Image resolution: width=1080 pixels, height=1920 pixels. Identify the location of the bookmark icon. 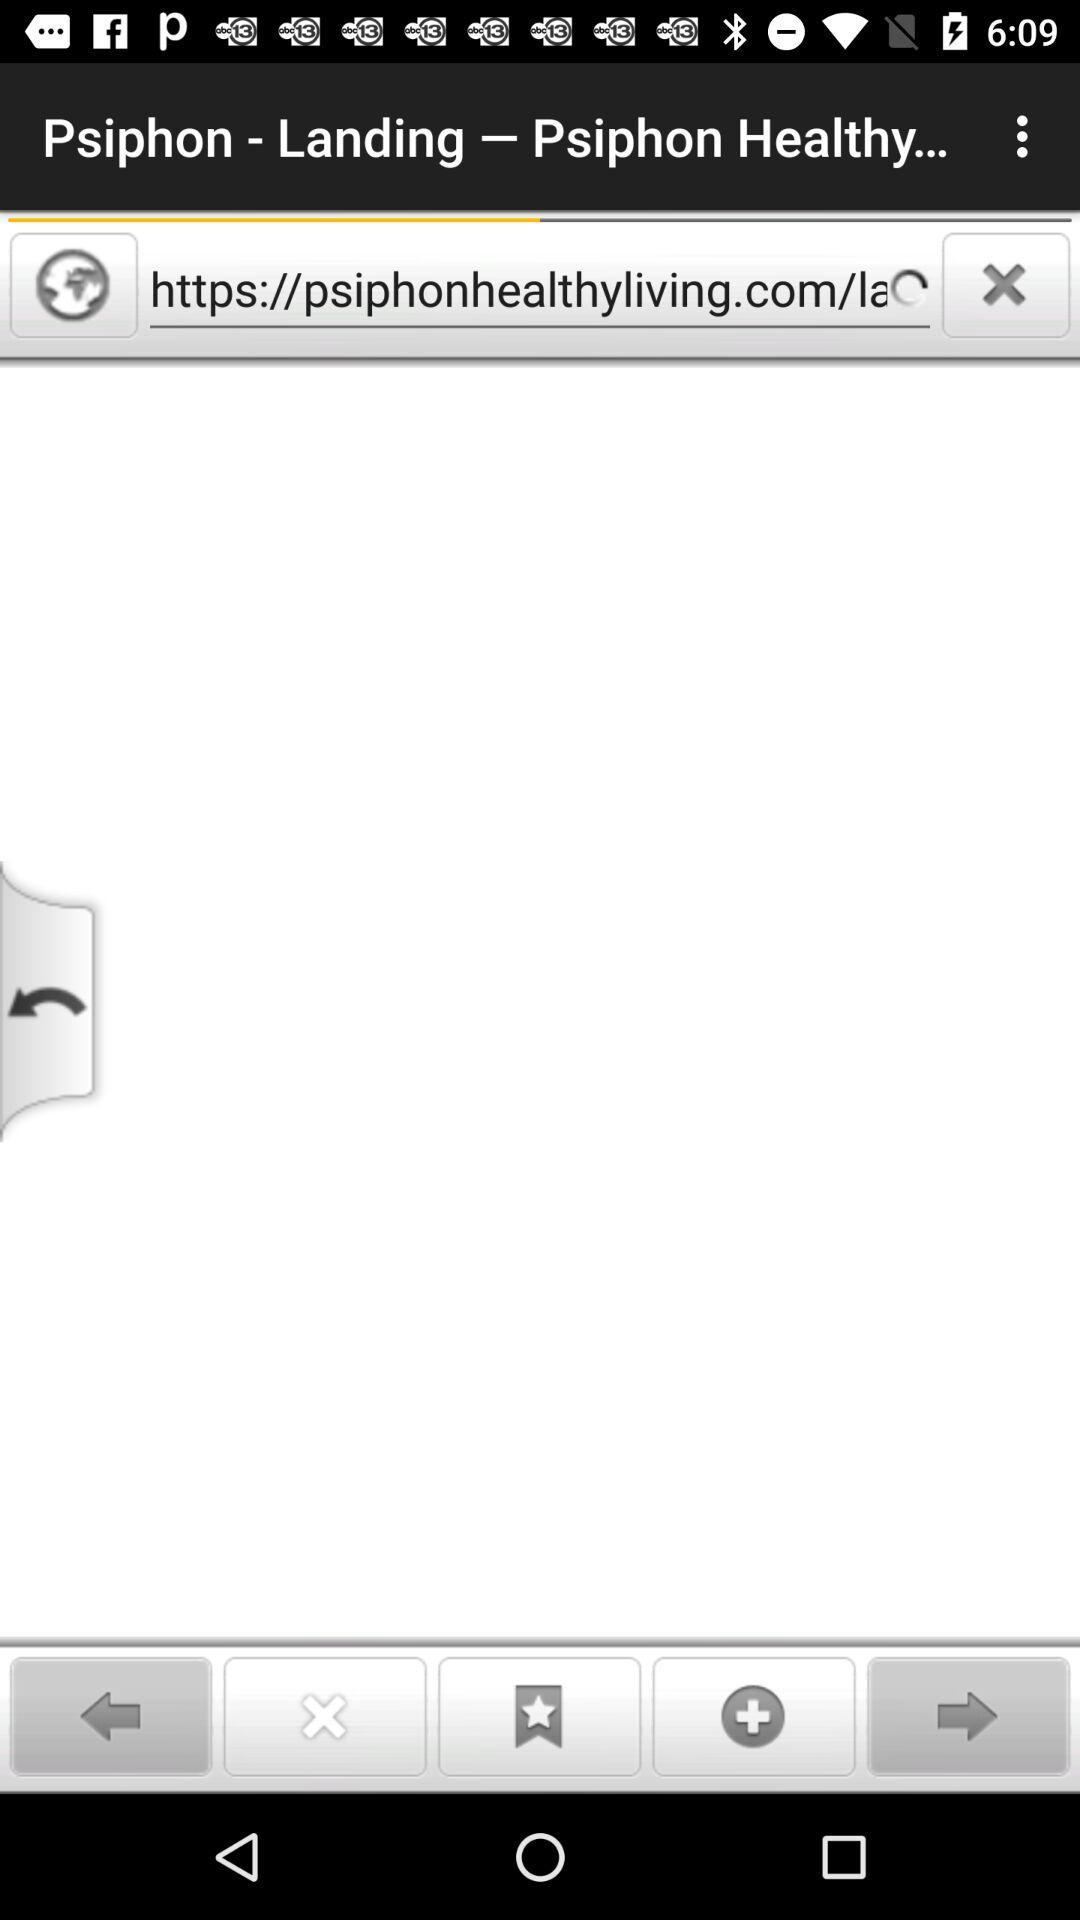
(538, 1715).